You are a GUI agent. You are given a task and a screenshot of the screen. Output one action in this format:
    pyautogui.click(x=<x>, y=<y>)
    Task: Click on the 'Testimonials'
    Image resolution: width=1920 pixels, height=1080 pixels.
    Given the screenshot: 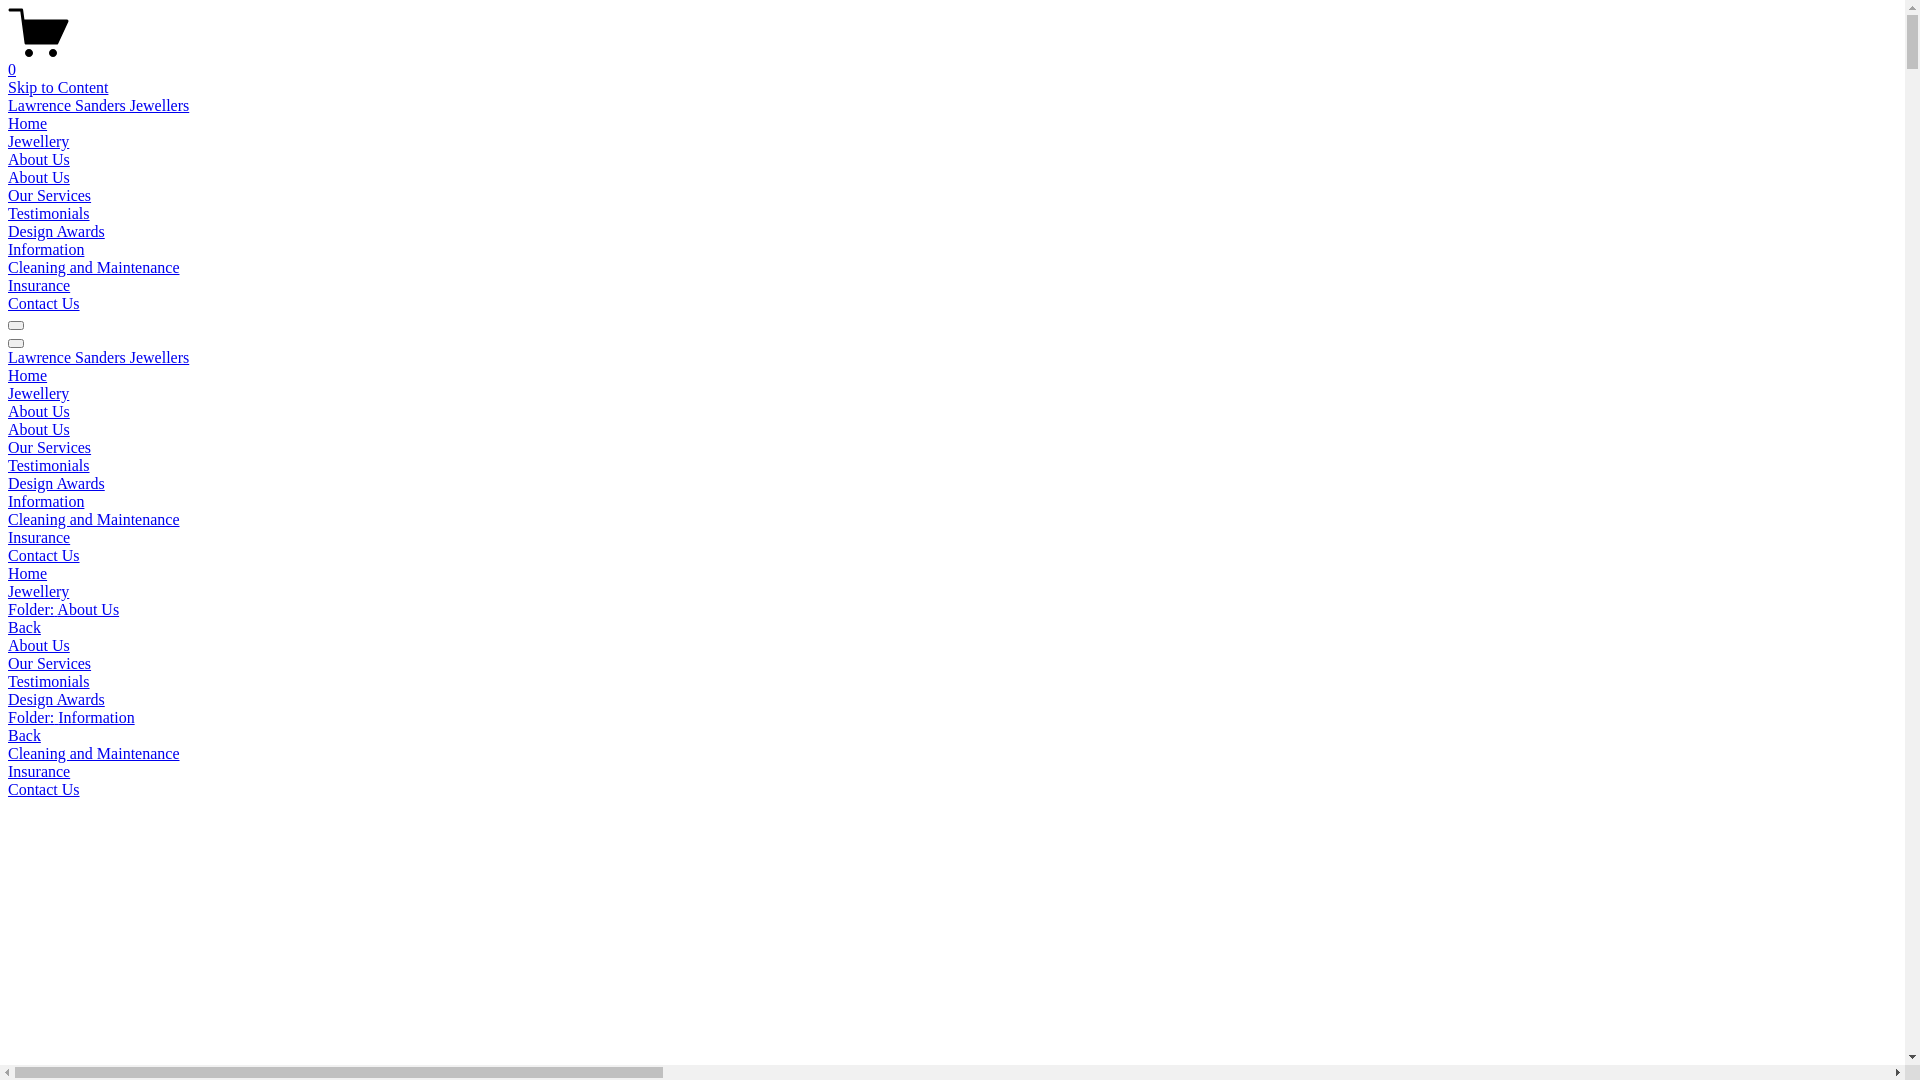 What is the action you would take?
    pyautogui.click(x=951, y=681)
    